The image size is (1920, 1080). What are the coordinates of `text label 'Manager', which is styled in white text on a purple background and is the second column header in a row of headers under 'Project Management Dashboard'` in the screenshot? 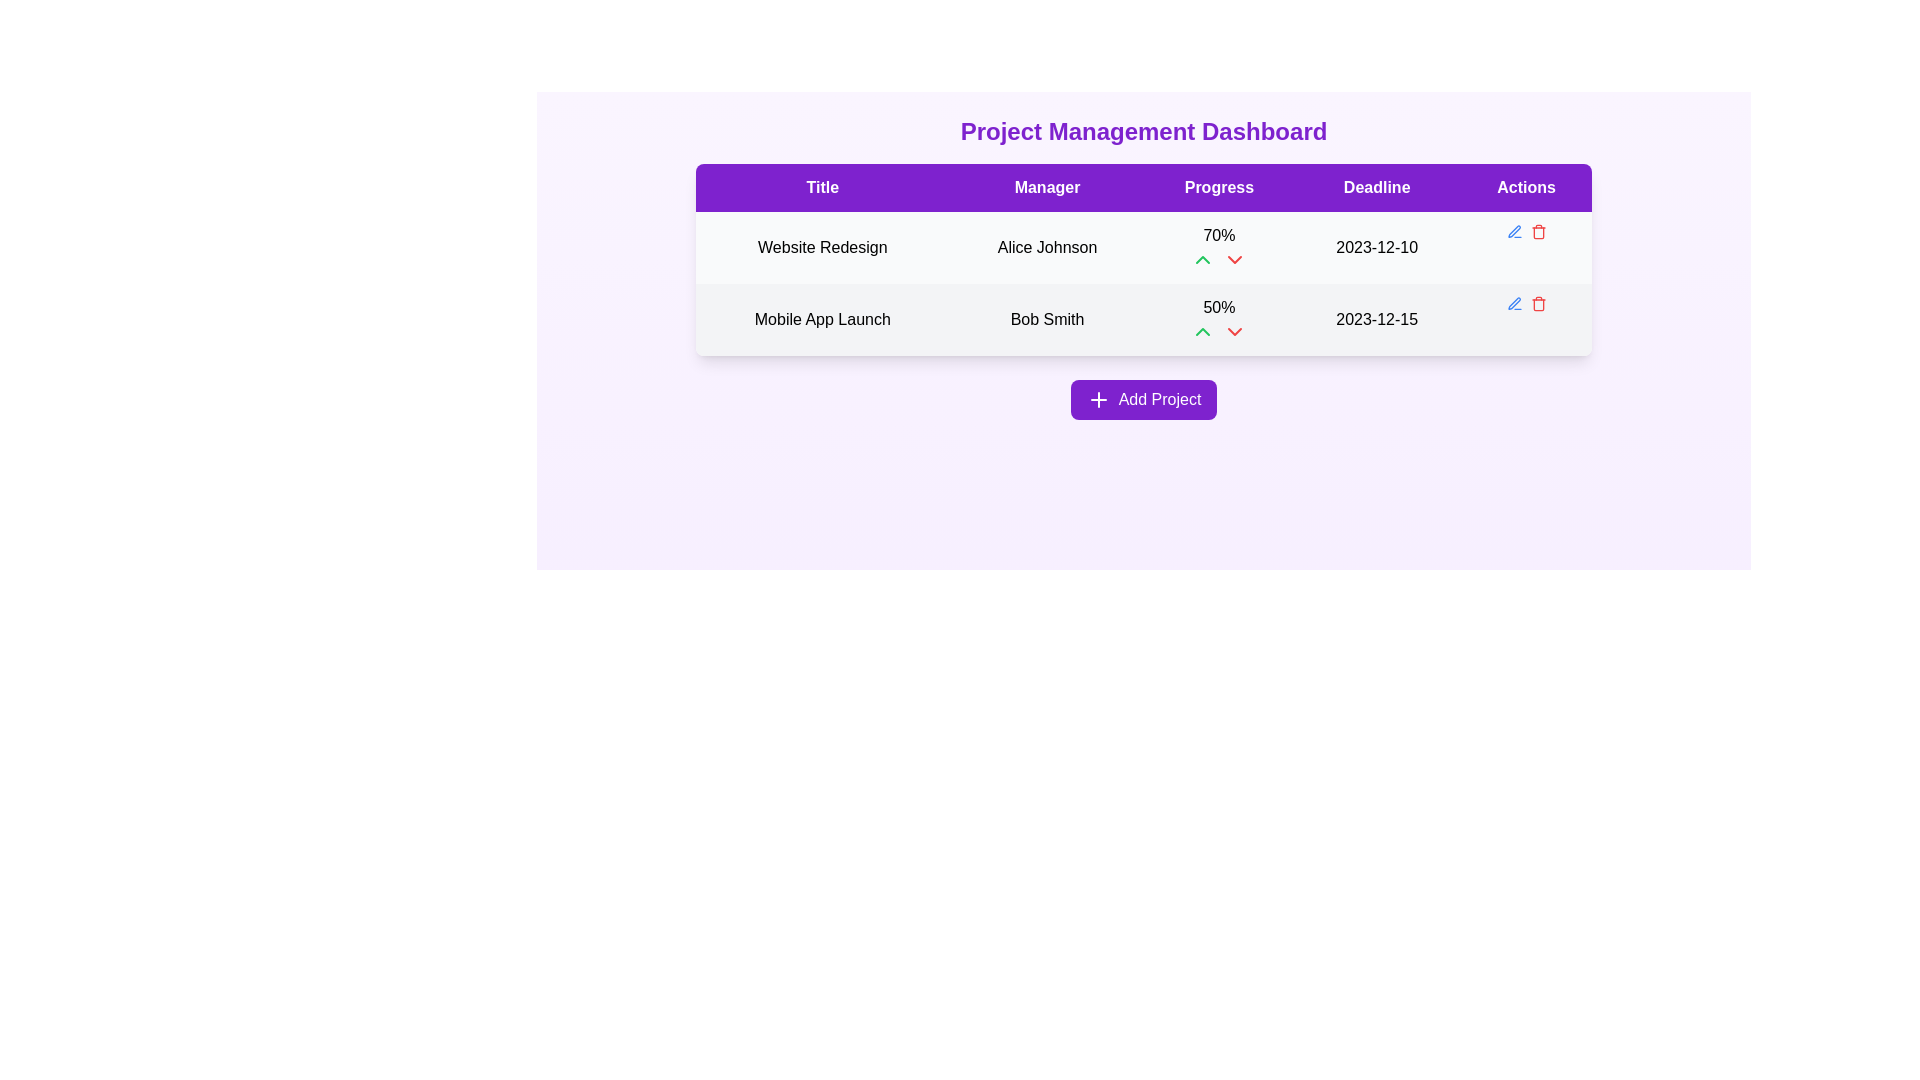 It's located at (1046, 188).